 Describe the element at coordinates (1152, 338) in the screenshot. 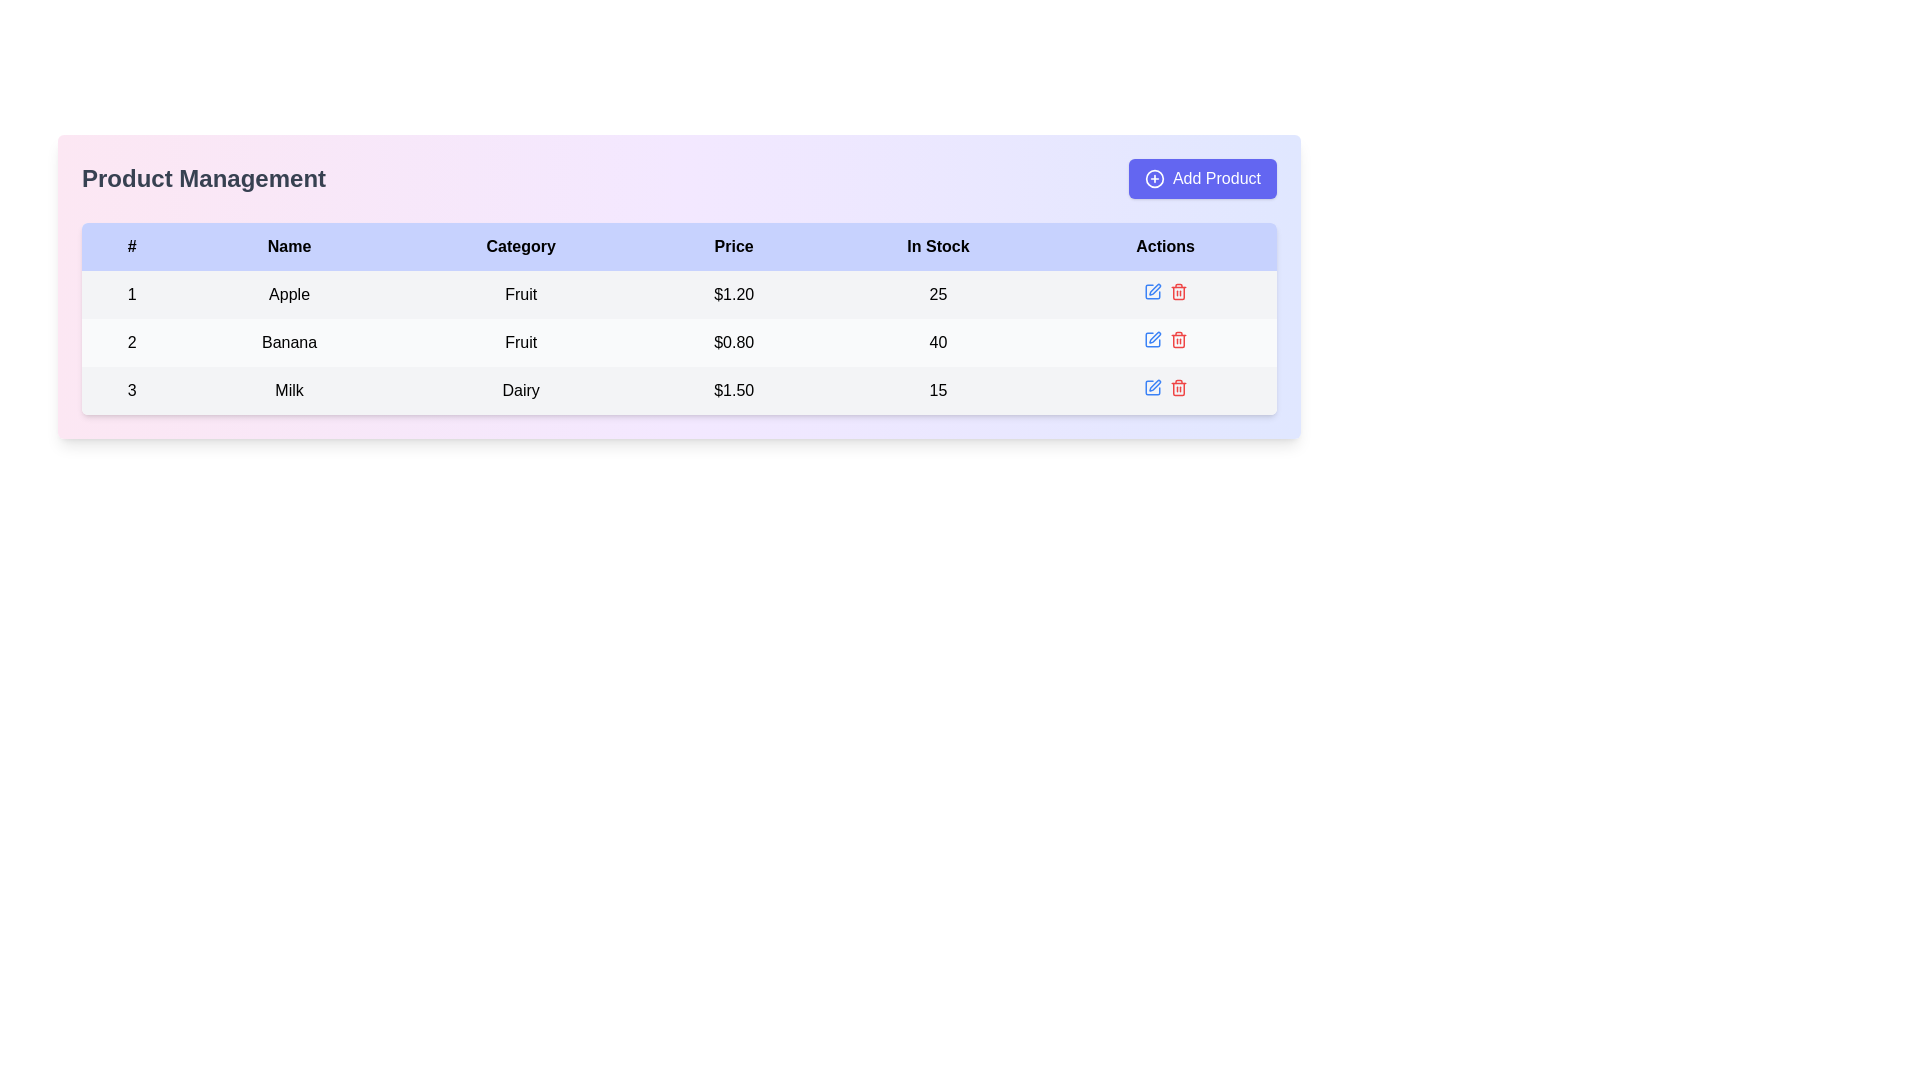

I see `the edit icon button, which is a small square with a pen inside, located in the 'Actions' column of the second row of the table, to initiate an edit action` at that location.